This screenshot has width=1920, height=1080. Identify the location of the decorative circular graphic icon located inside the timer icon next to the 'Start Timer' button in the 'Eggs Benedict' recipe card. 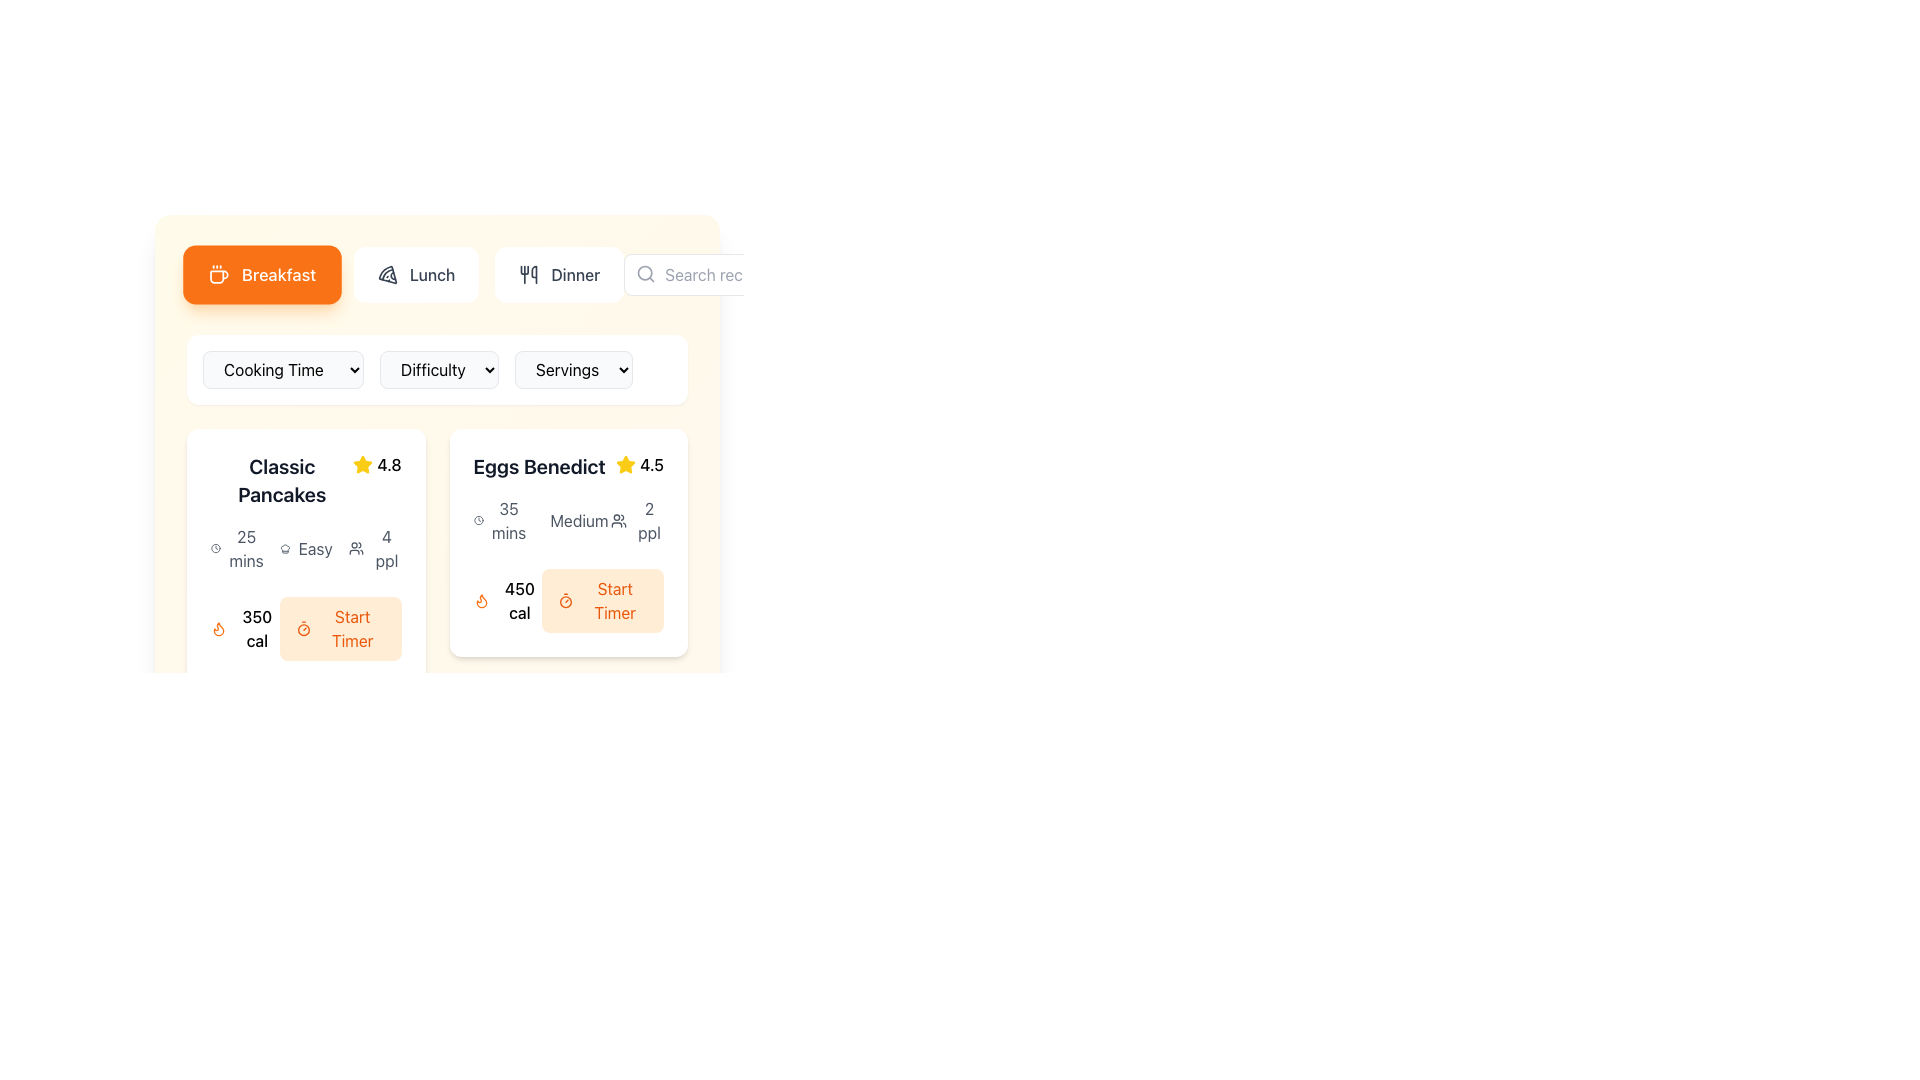
(302, 630).